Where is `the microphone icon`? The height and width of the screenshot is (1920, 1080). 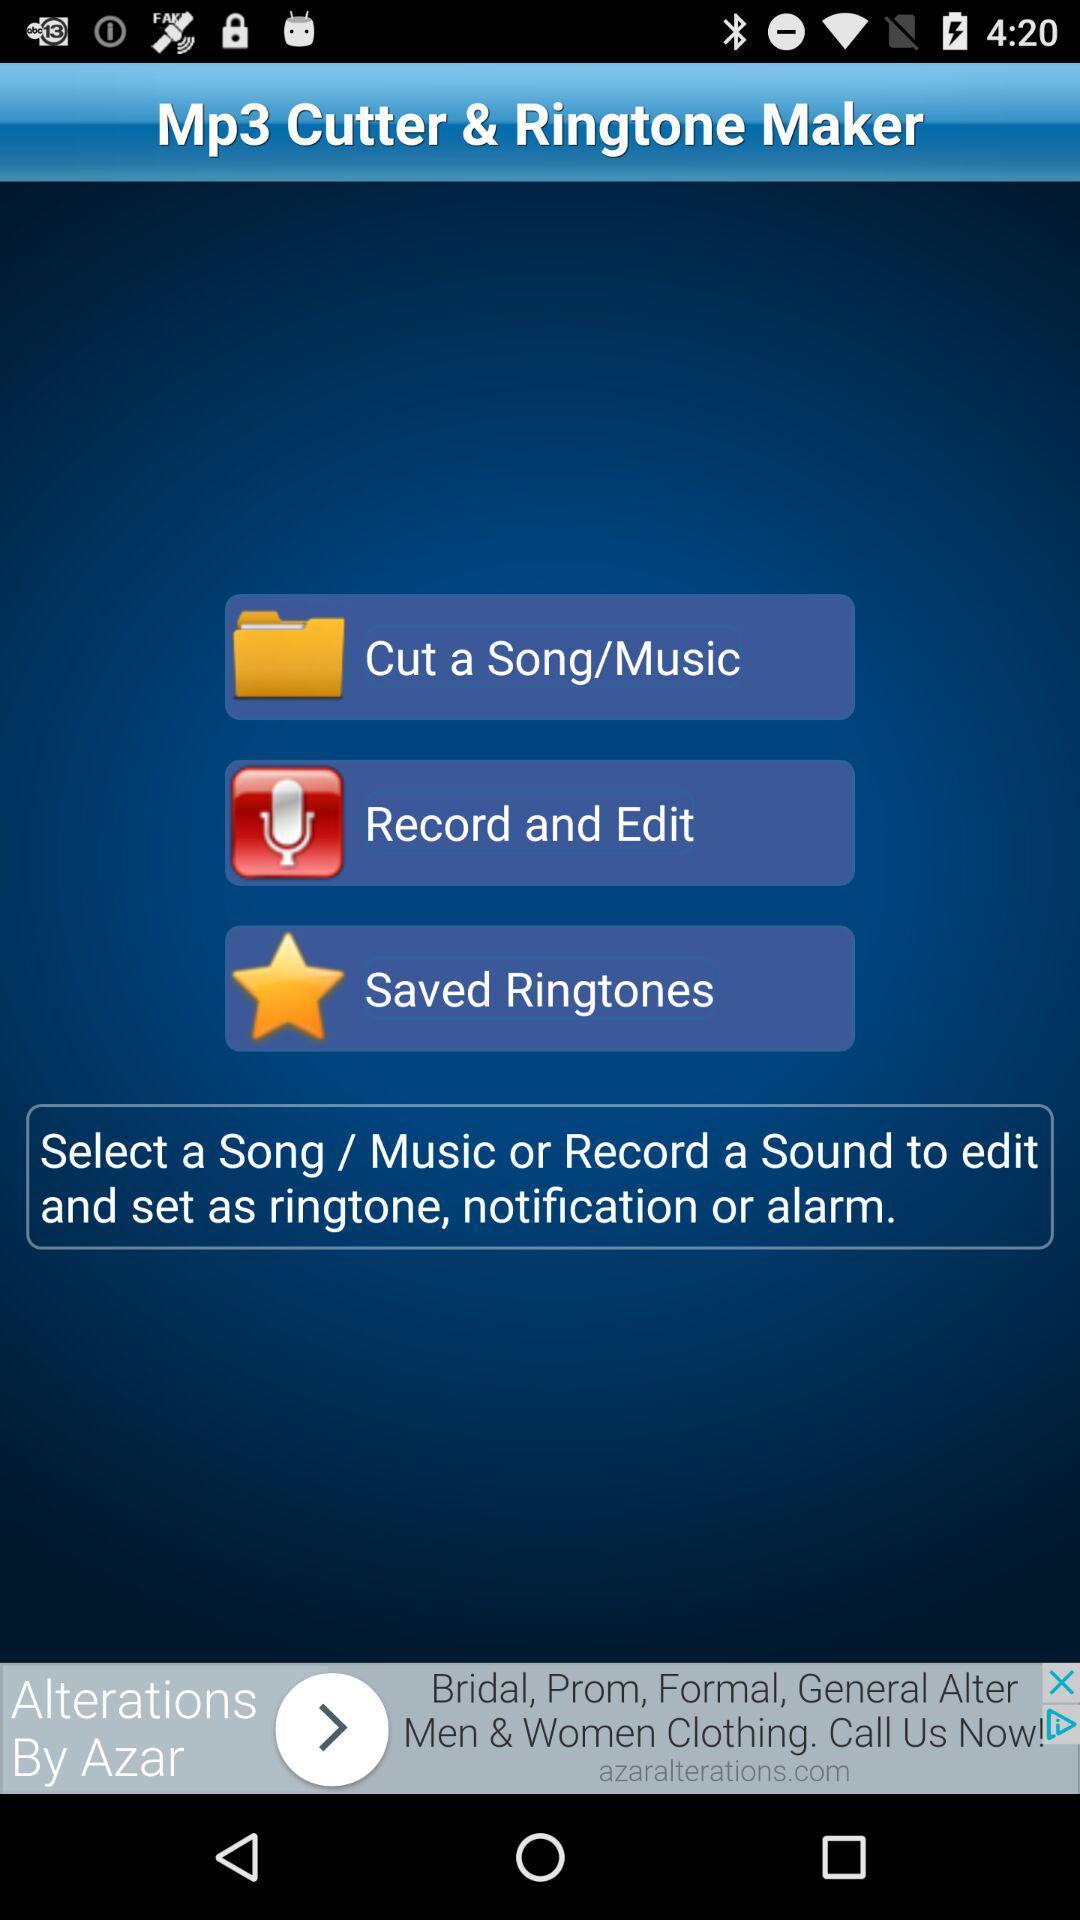 the microphone icon is located at coordinates (288, 880).